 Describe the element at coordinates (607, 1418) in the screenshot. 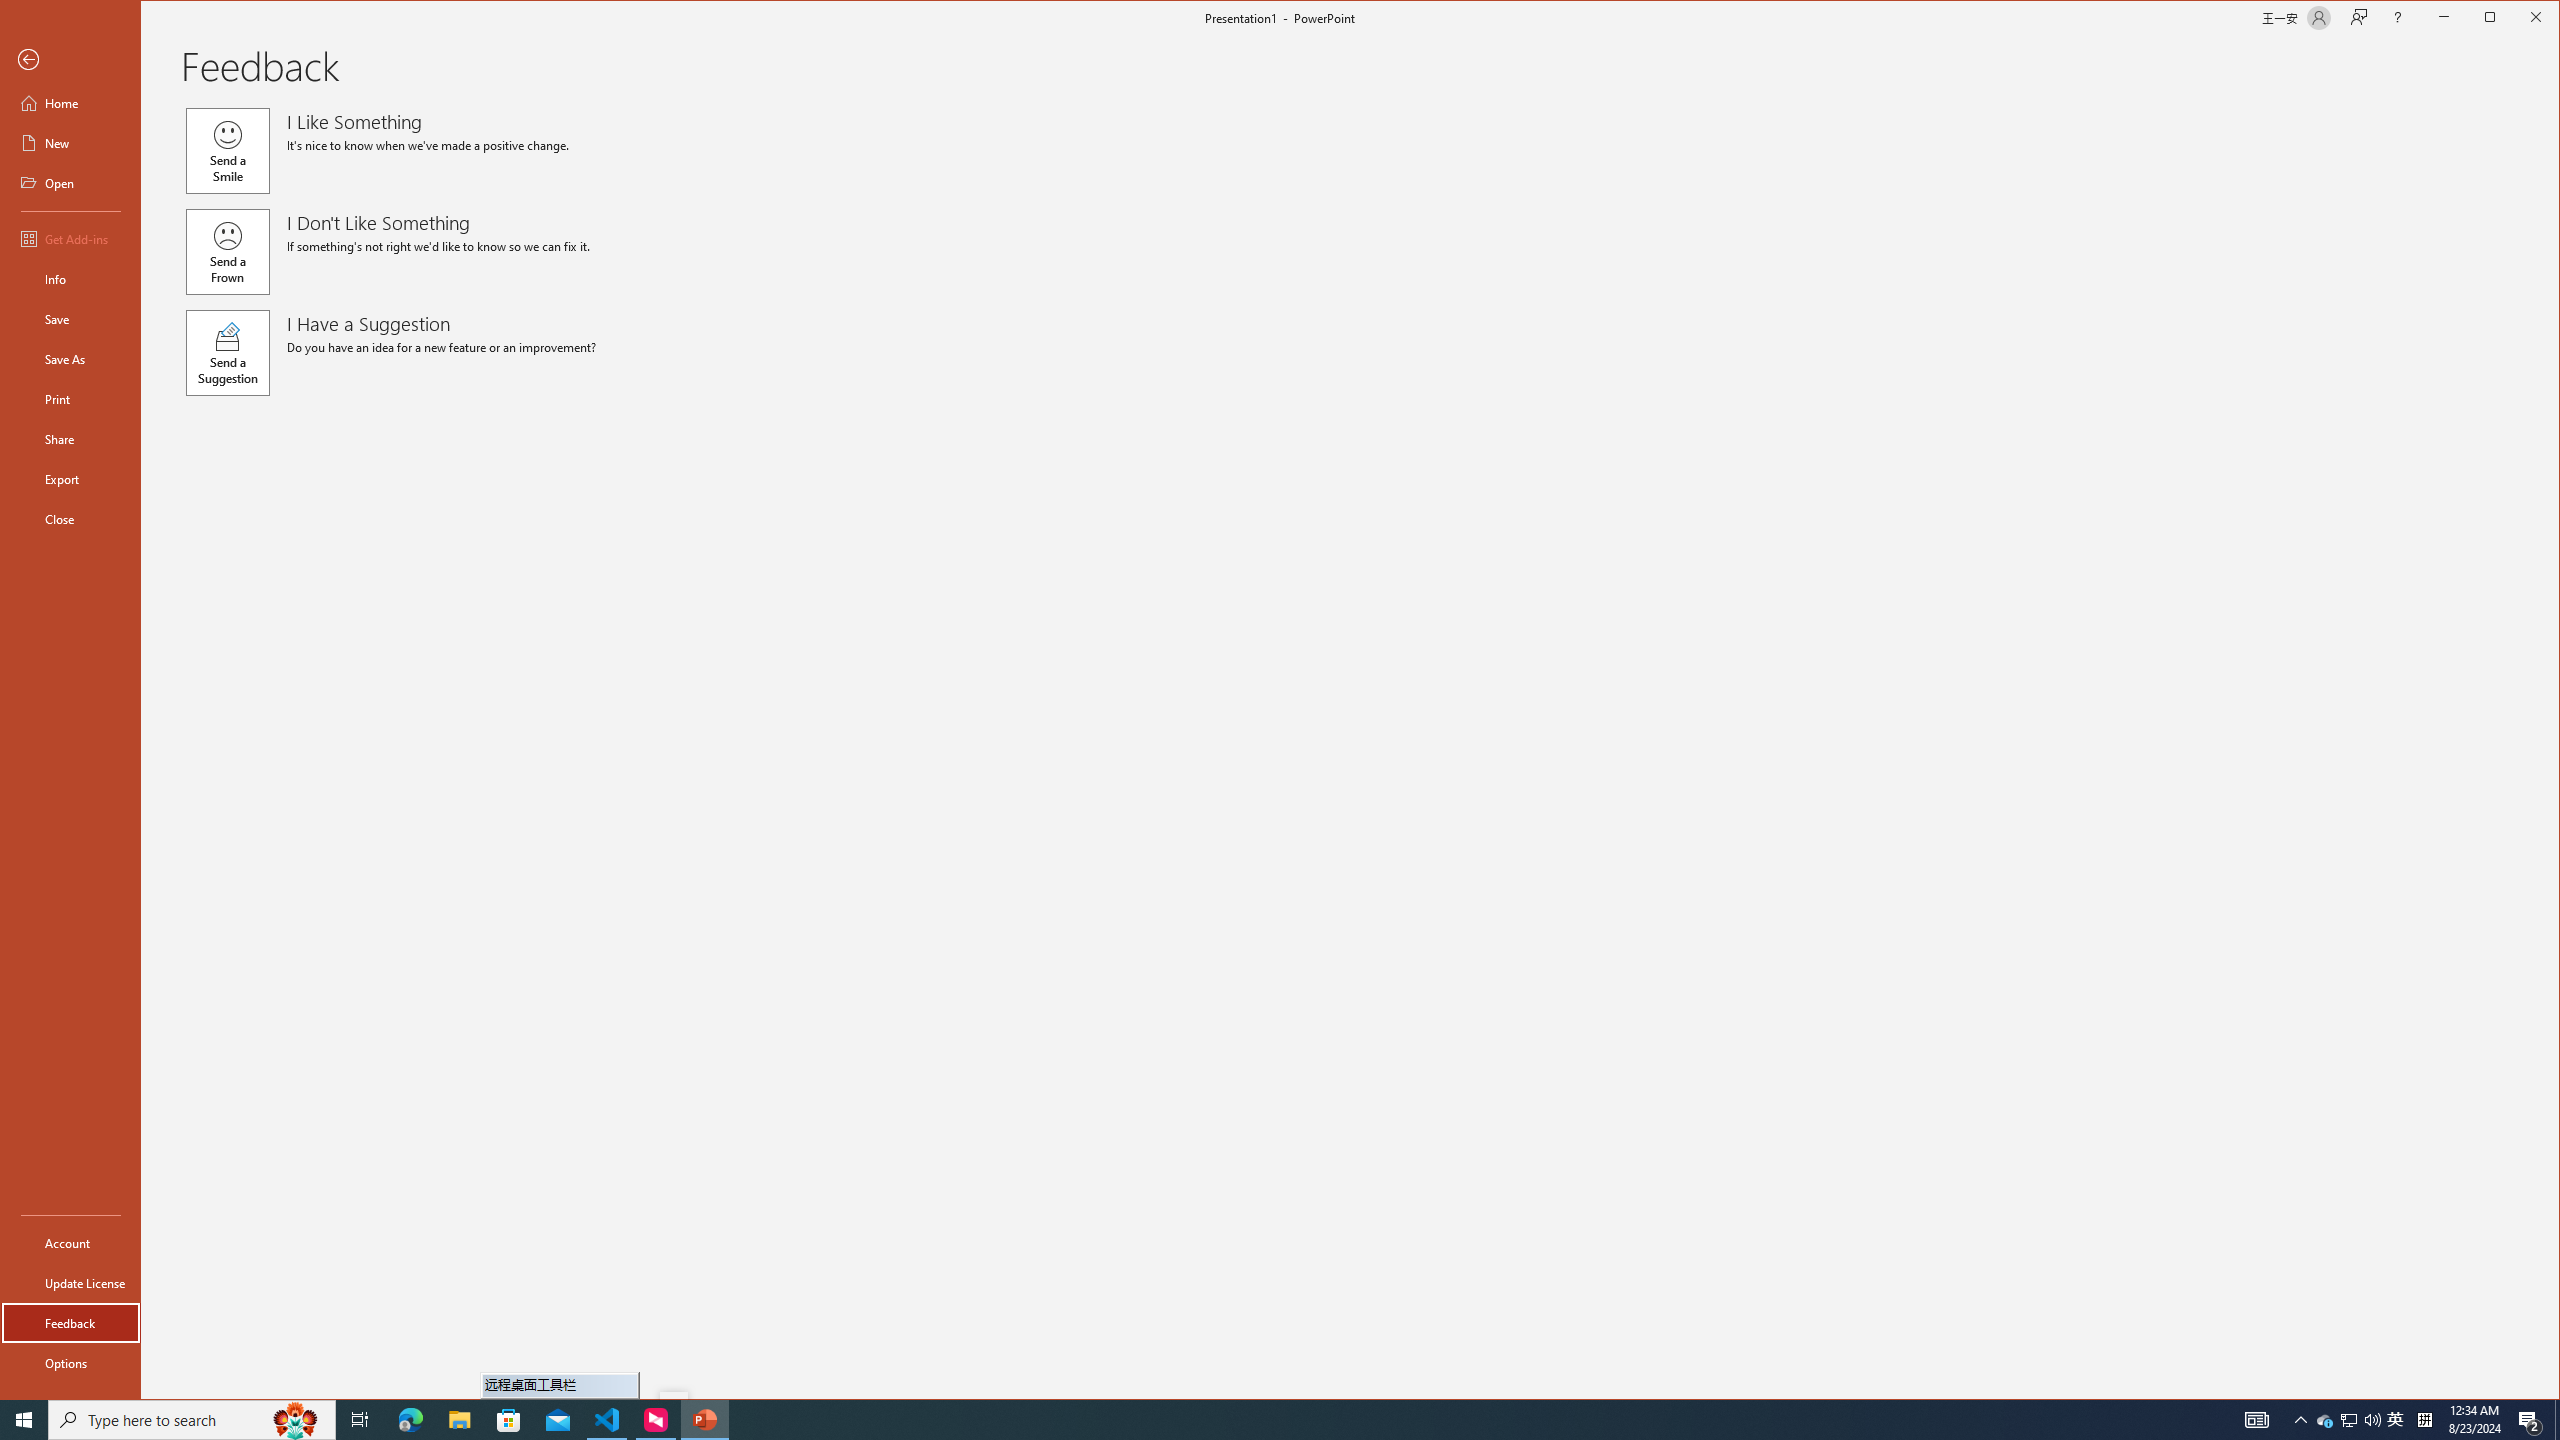

I see `'Visual Studio Code - 1 running window'` at that location.